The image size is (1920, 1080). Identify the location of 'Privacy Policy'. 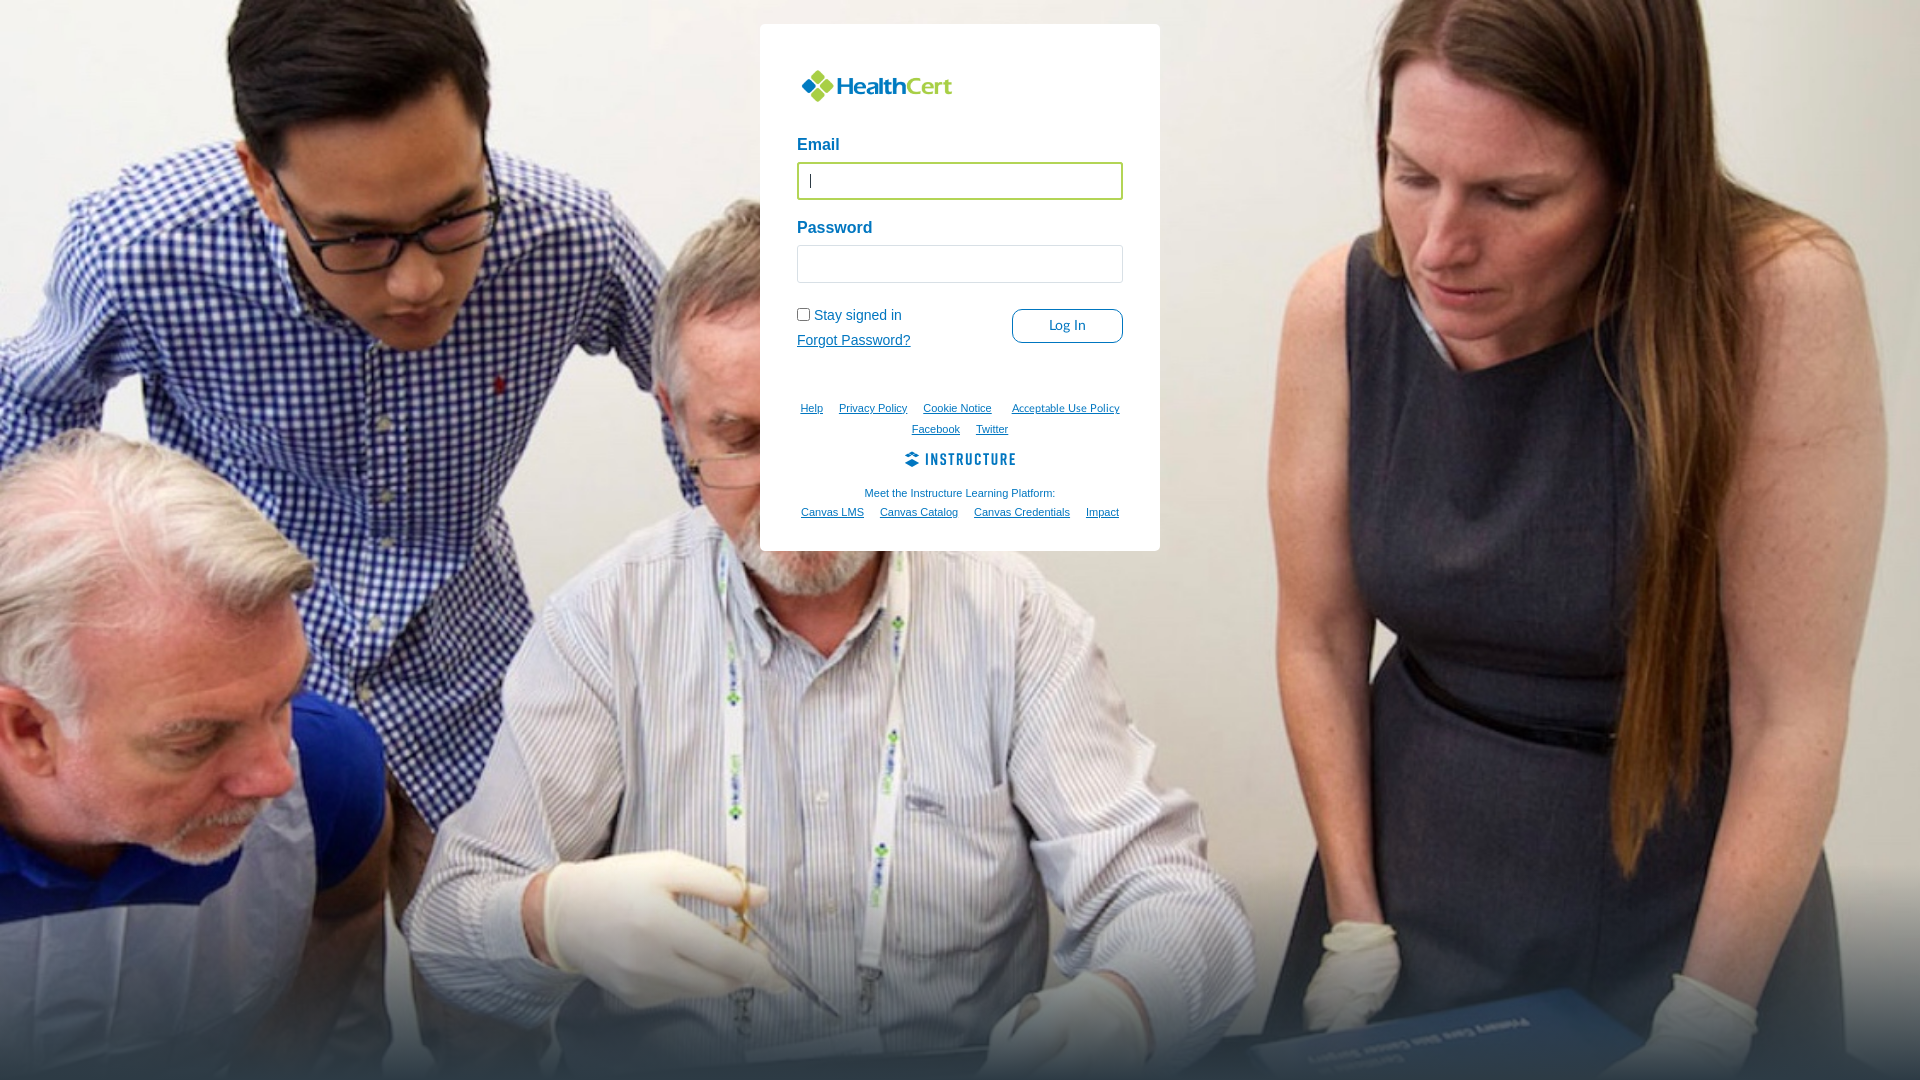
(873, 407).